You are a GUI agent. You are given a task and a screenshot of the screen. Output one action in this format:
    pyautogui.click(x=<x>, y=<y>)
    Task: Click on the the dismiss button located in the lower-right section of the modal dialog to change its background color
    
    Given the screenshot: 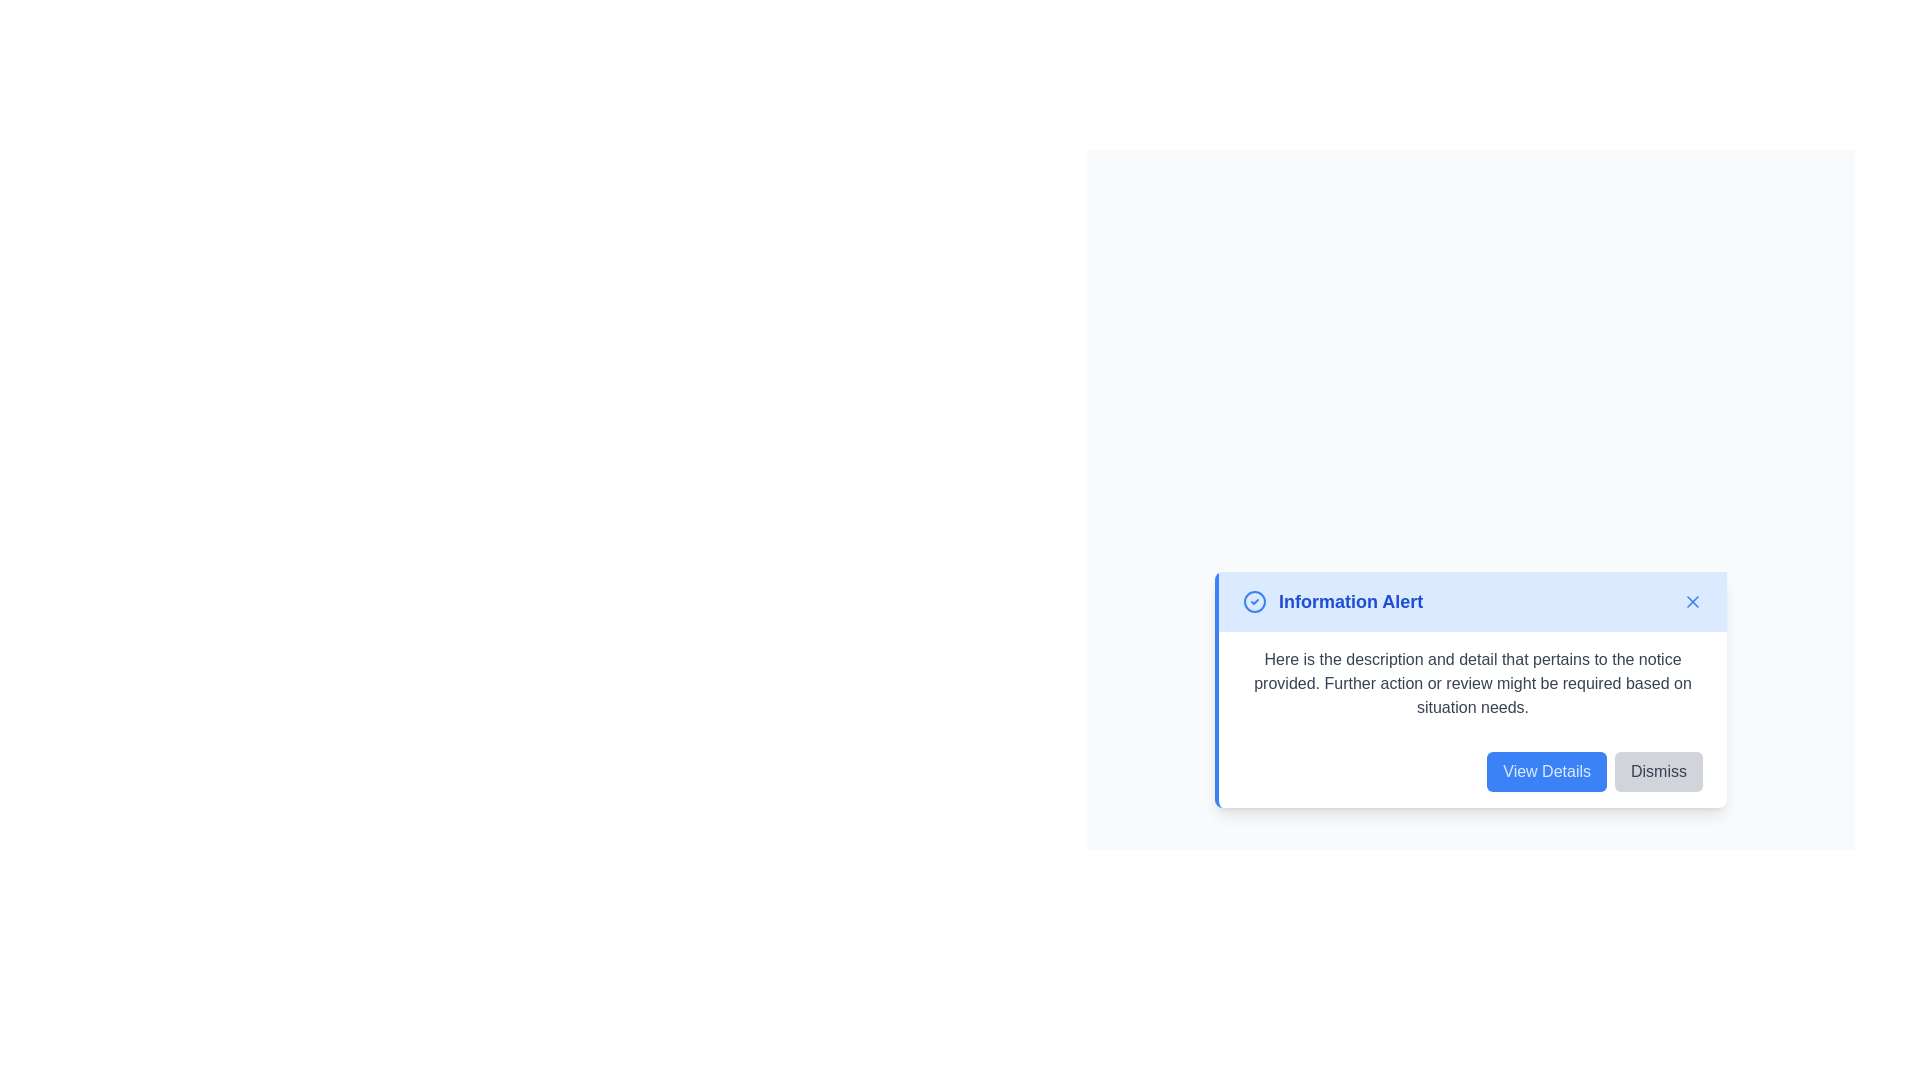 What is the action you would take?
    pyautogui.click(x=1659, y=770)
    